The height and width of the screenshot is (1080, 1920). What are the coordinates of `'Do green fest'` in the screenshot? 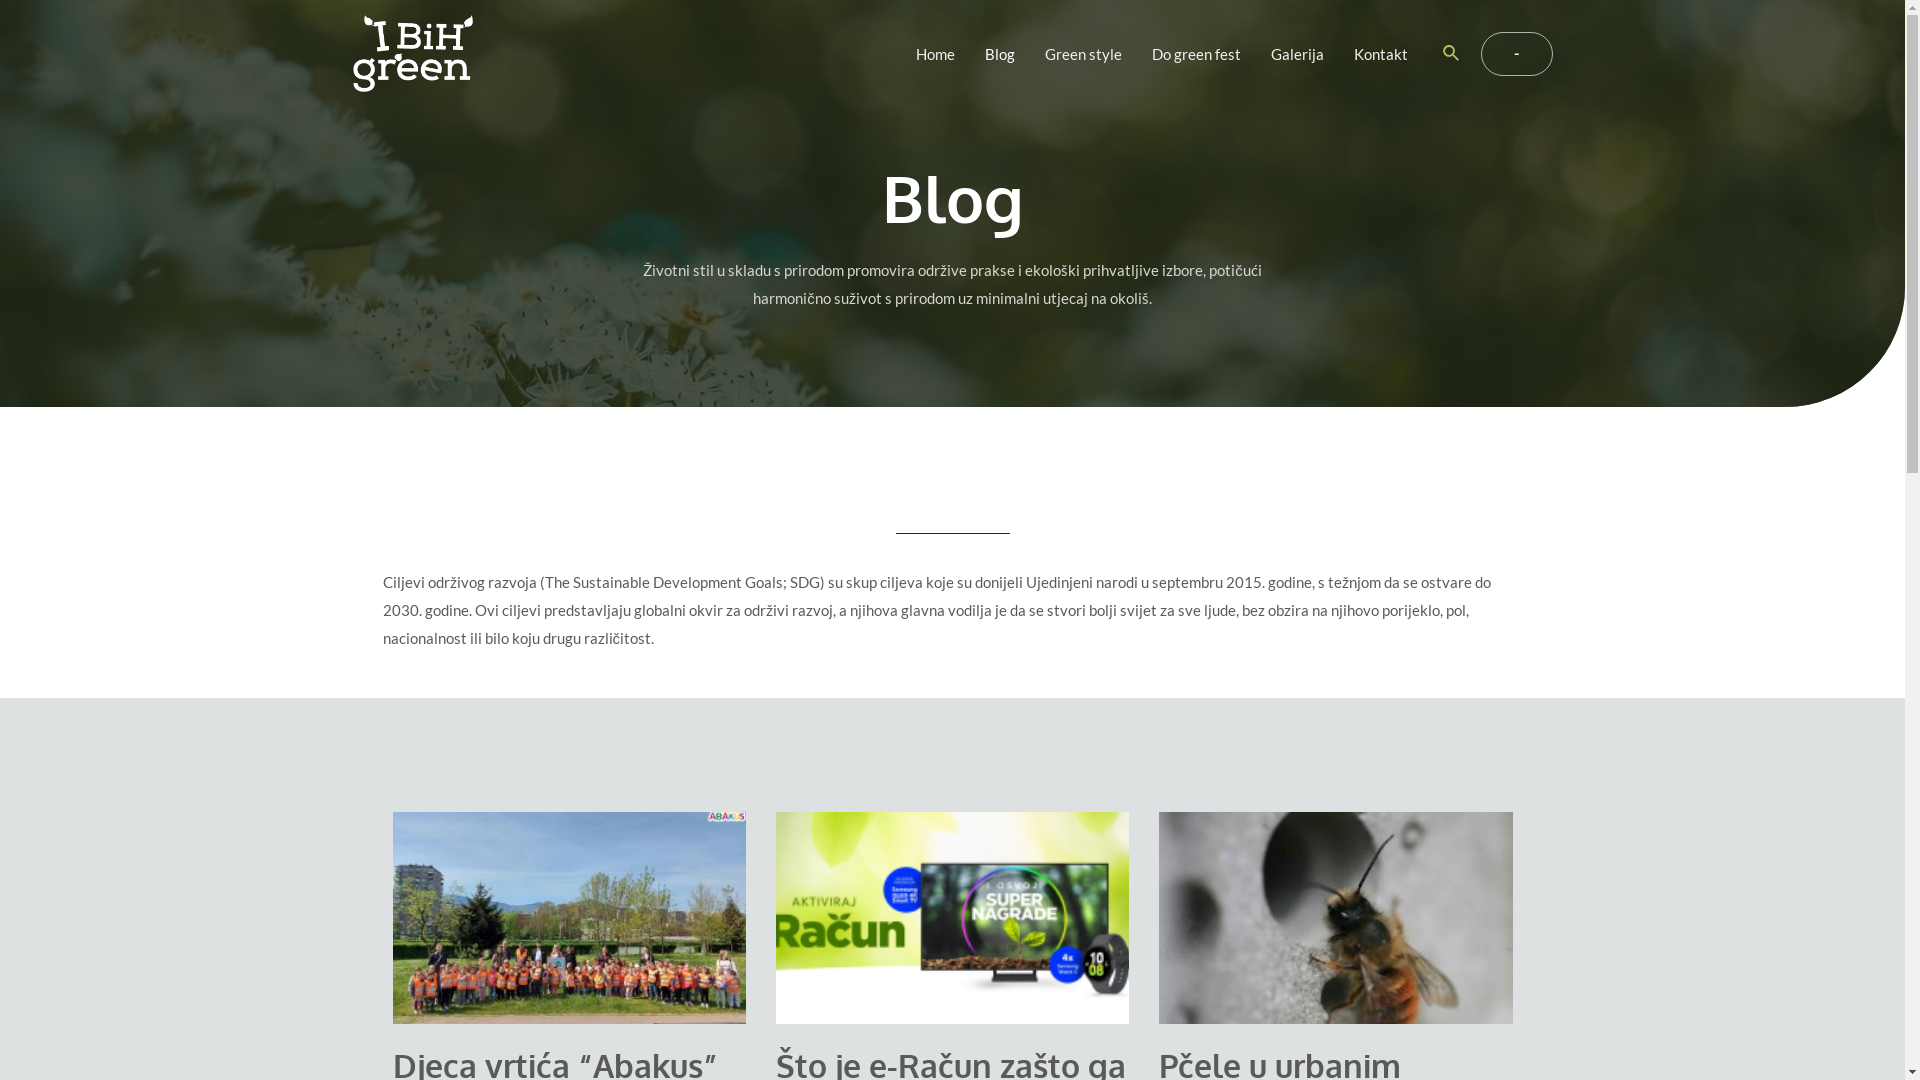 It's located at (1196, 53).